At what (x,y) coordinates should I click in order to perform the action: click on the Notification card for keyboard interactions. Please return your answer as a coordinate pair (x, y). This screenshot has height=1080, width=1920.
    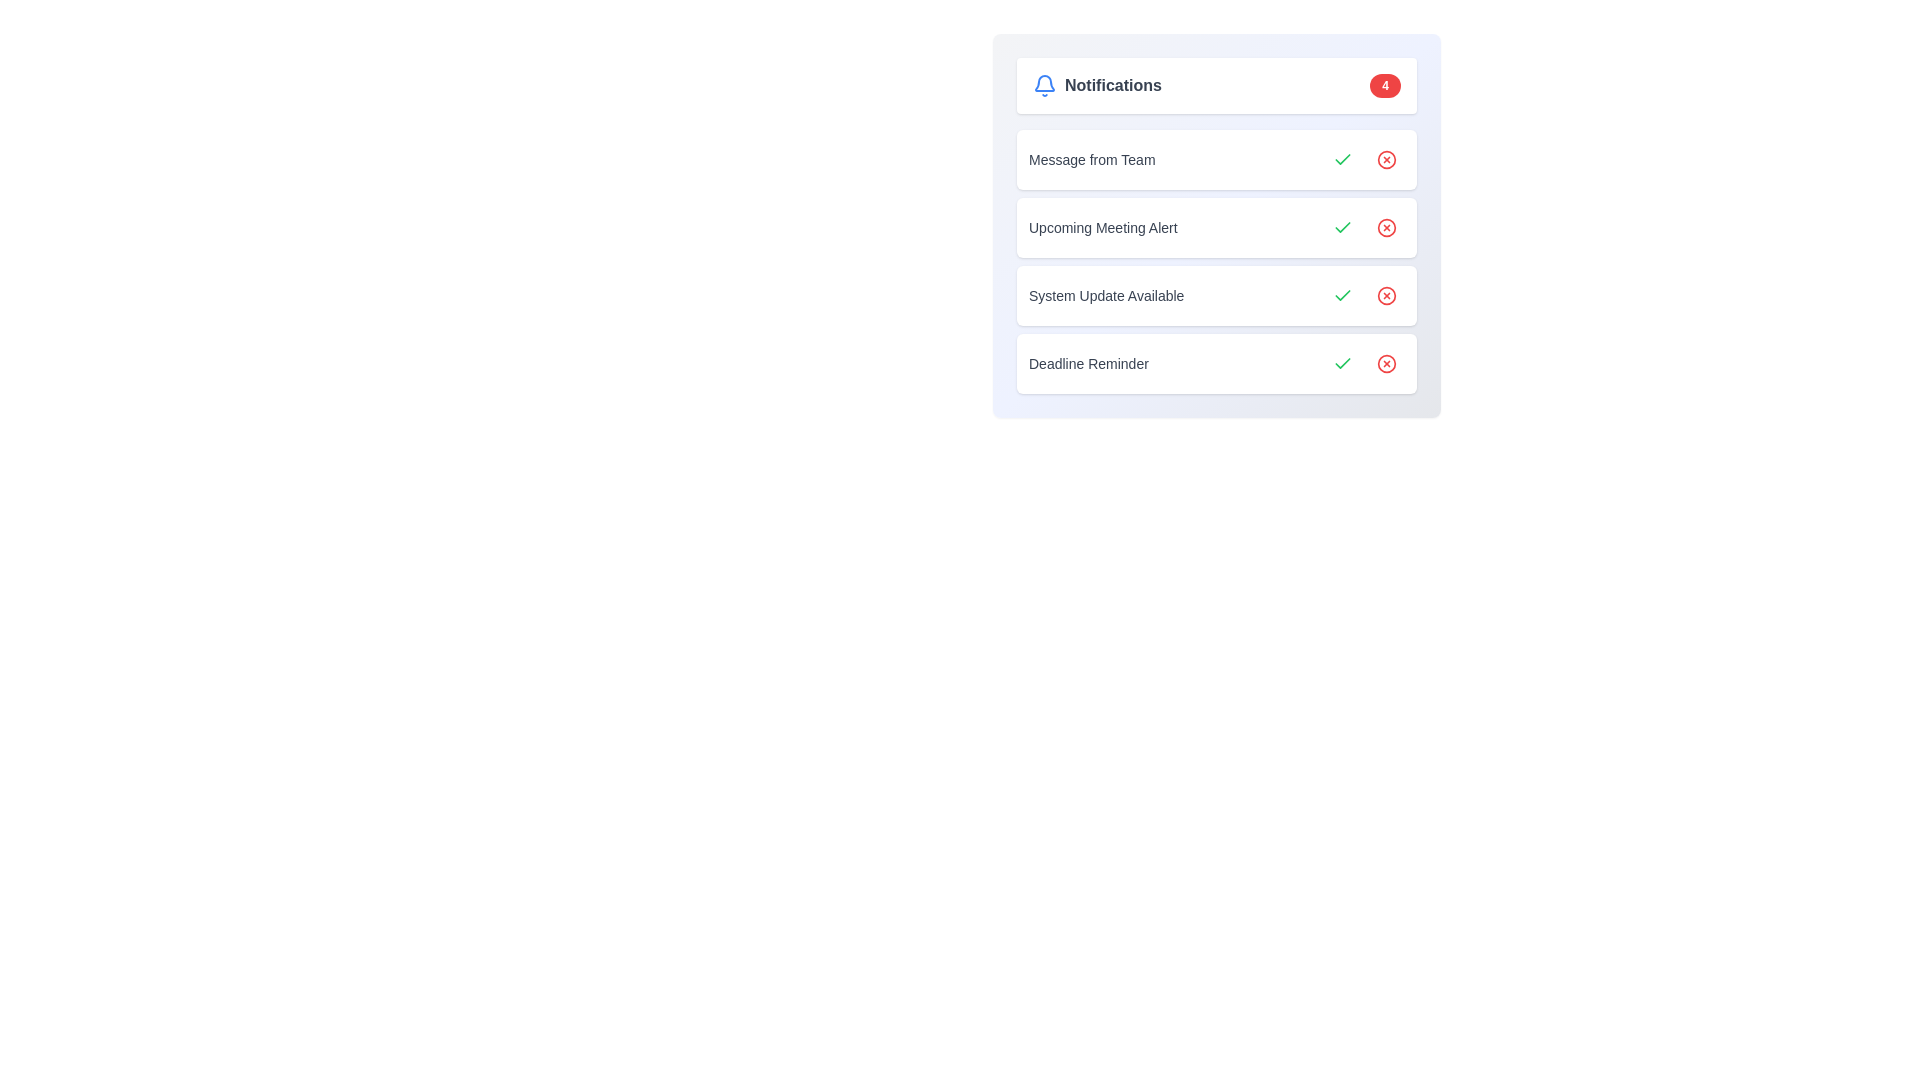
    Looking at the image, I should click on (1216, 158).